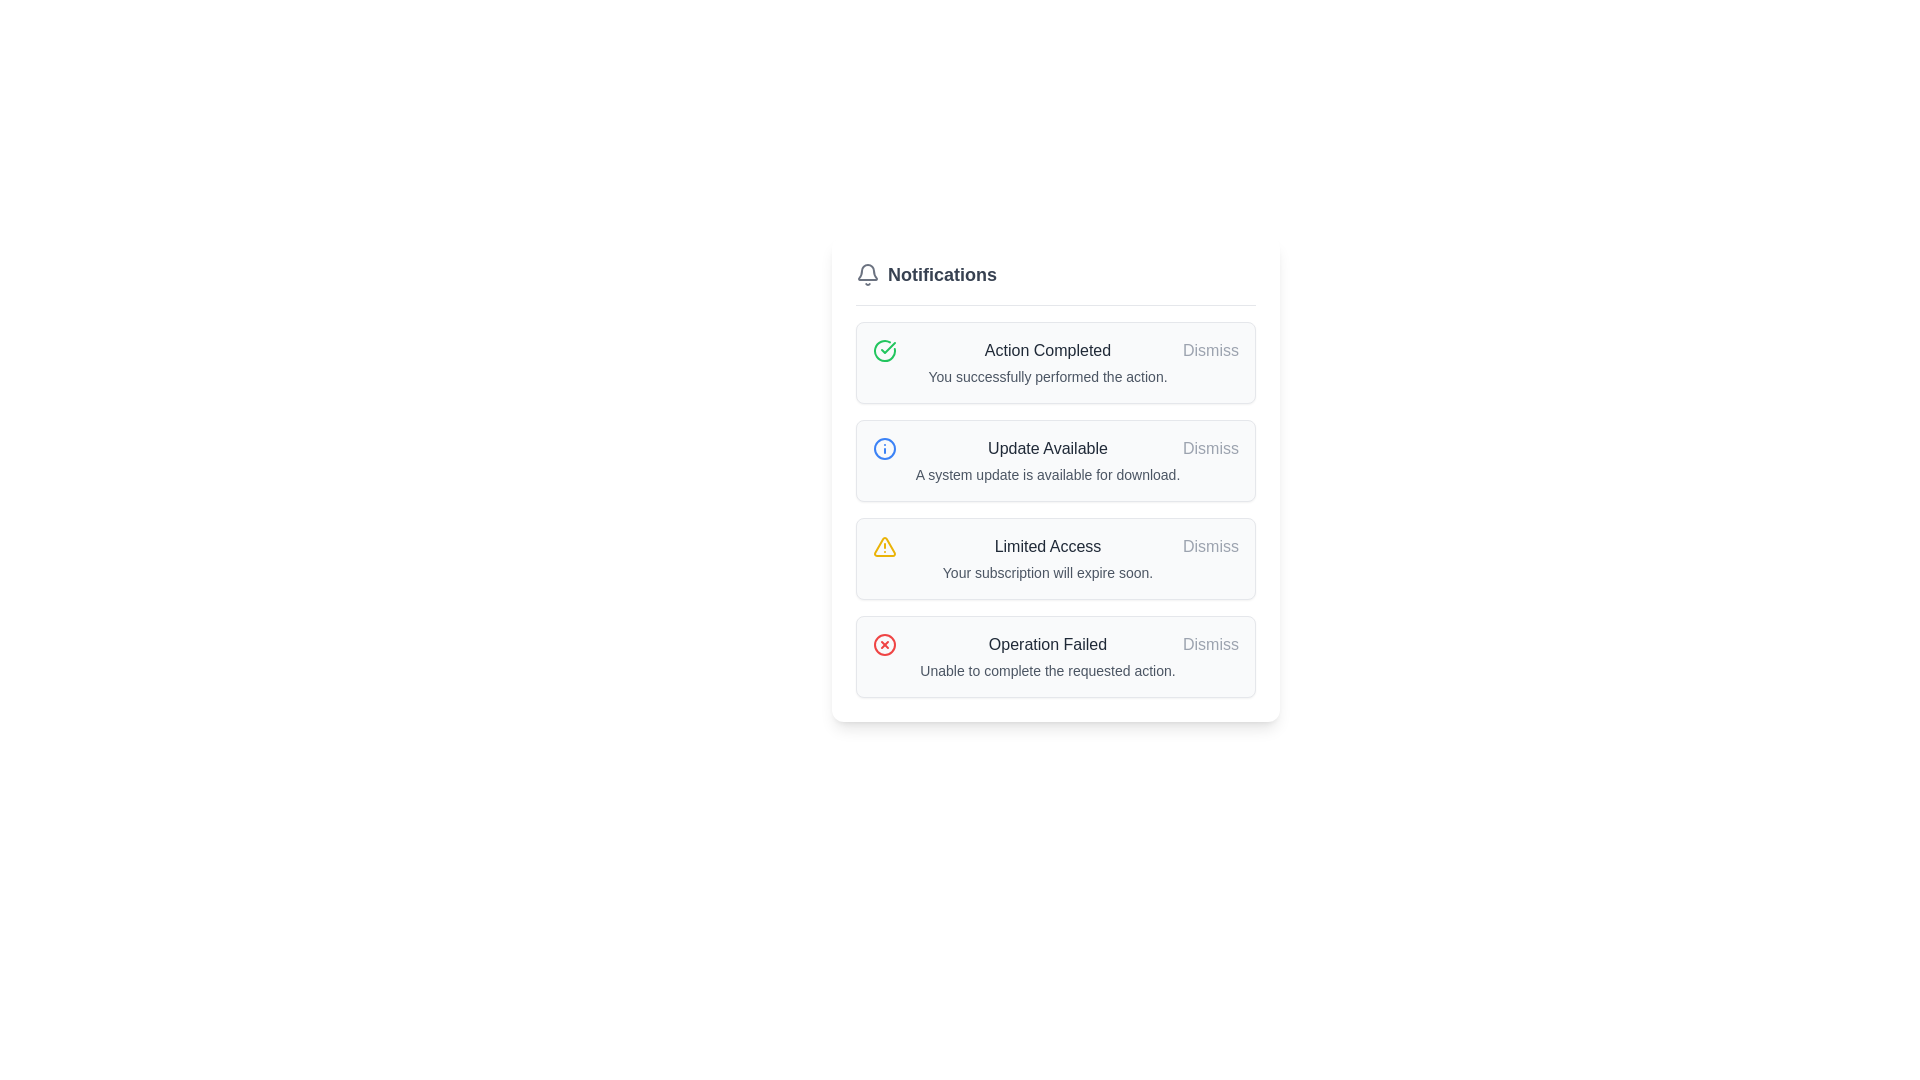 Image resolution: width=1920 pixels, height=1080 pixels. Describe the element at coordinates (1046, 474) in the screenshot. I see `the text label that provides additional details about the notification, located directly below the title 'Update Available' in the notification list` at that location.